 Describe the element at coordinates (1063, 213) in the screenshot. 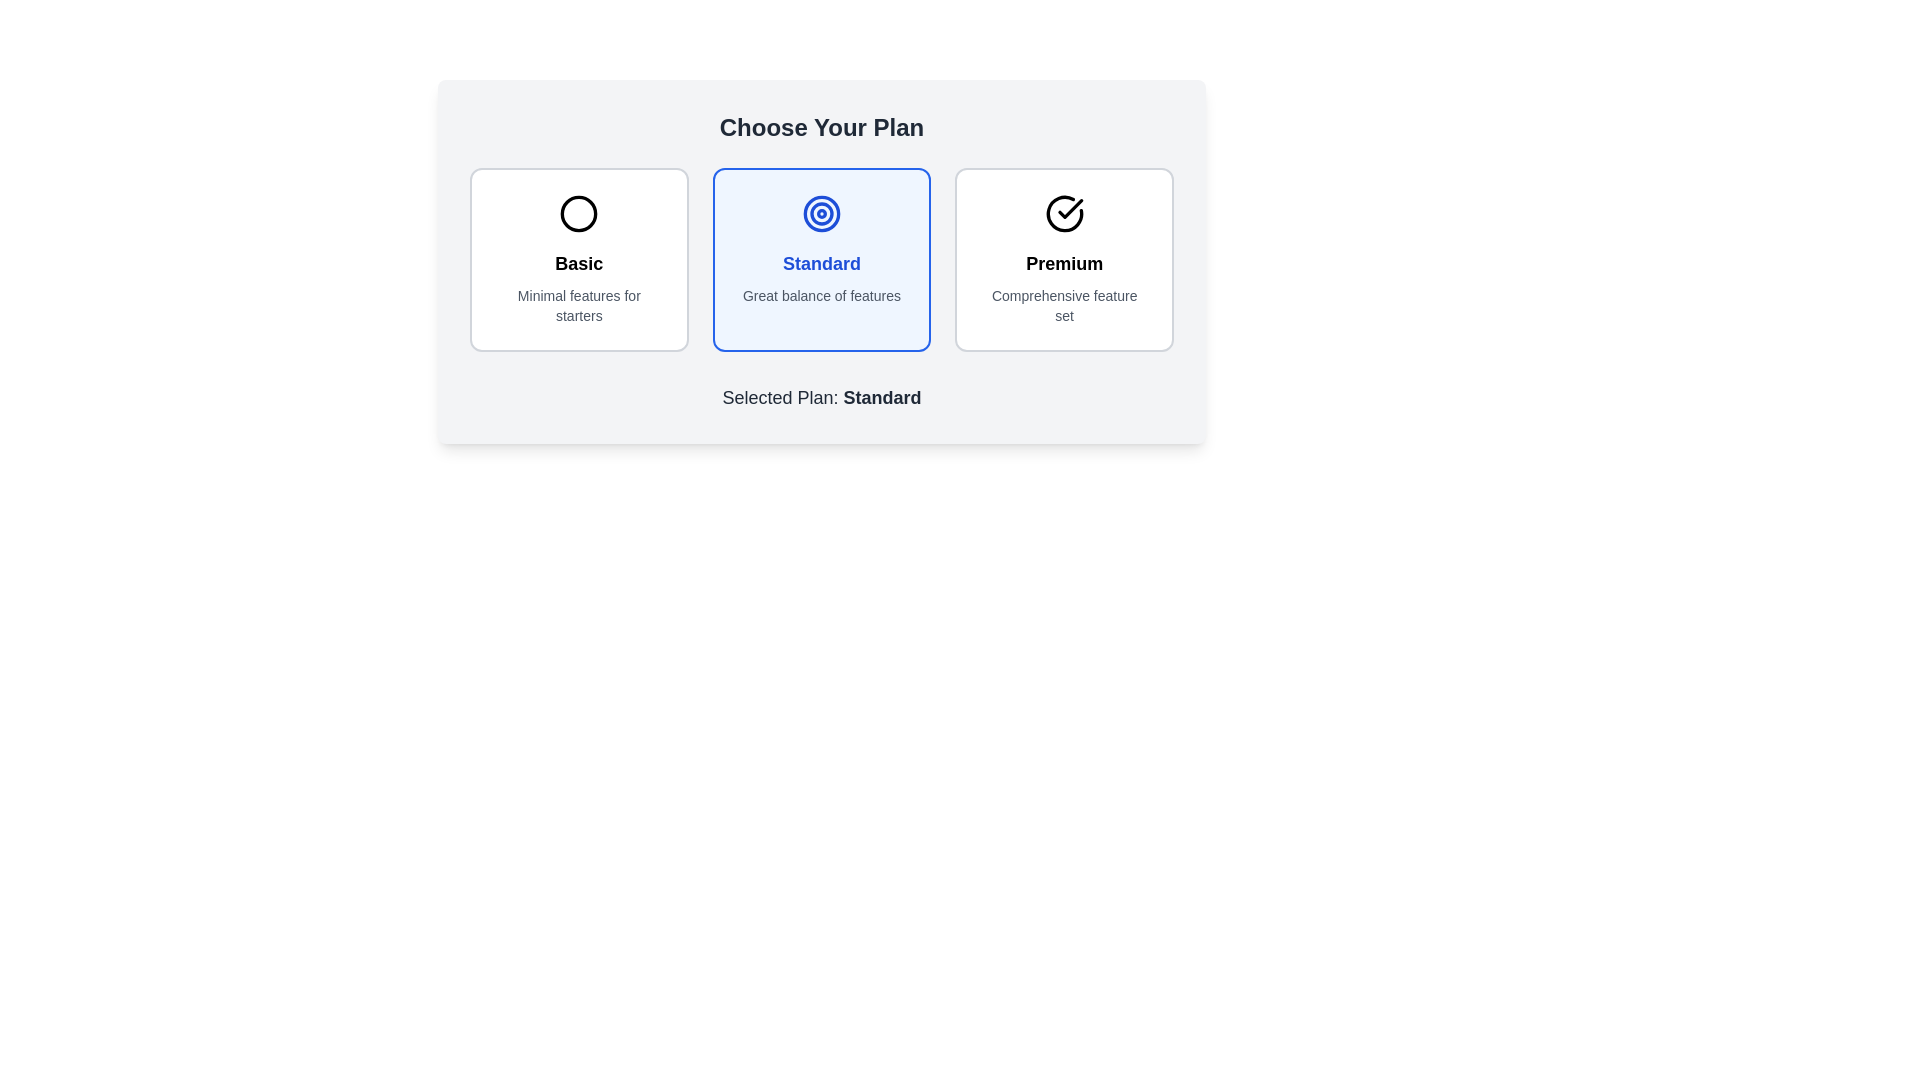

I see `the circular checkmark icon indicating selection or confirmation located at the top center of the 'Premium' plan section` at that location.